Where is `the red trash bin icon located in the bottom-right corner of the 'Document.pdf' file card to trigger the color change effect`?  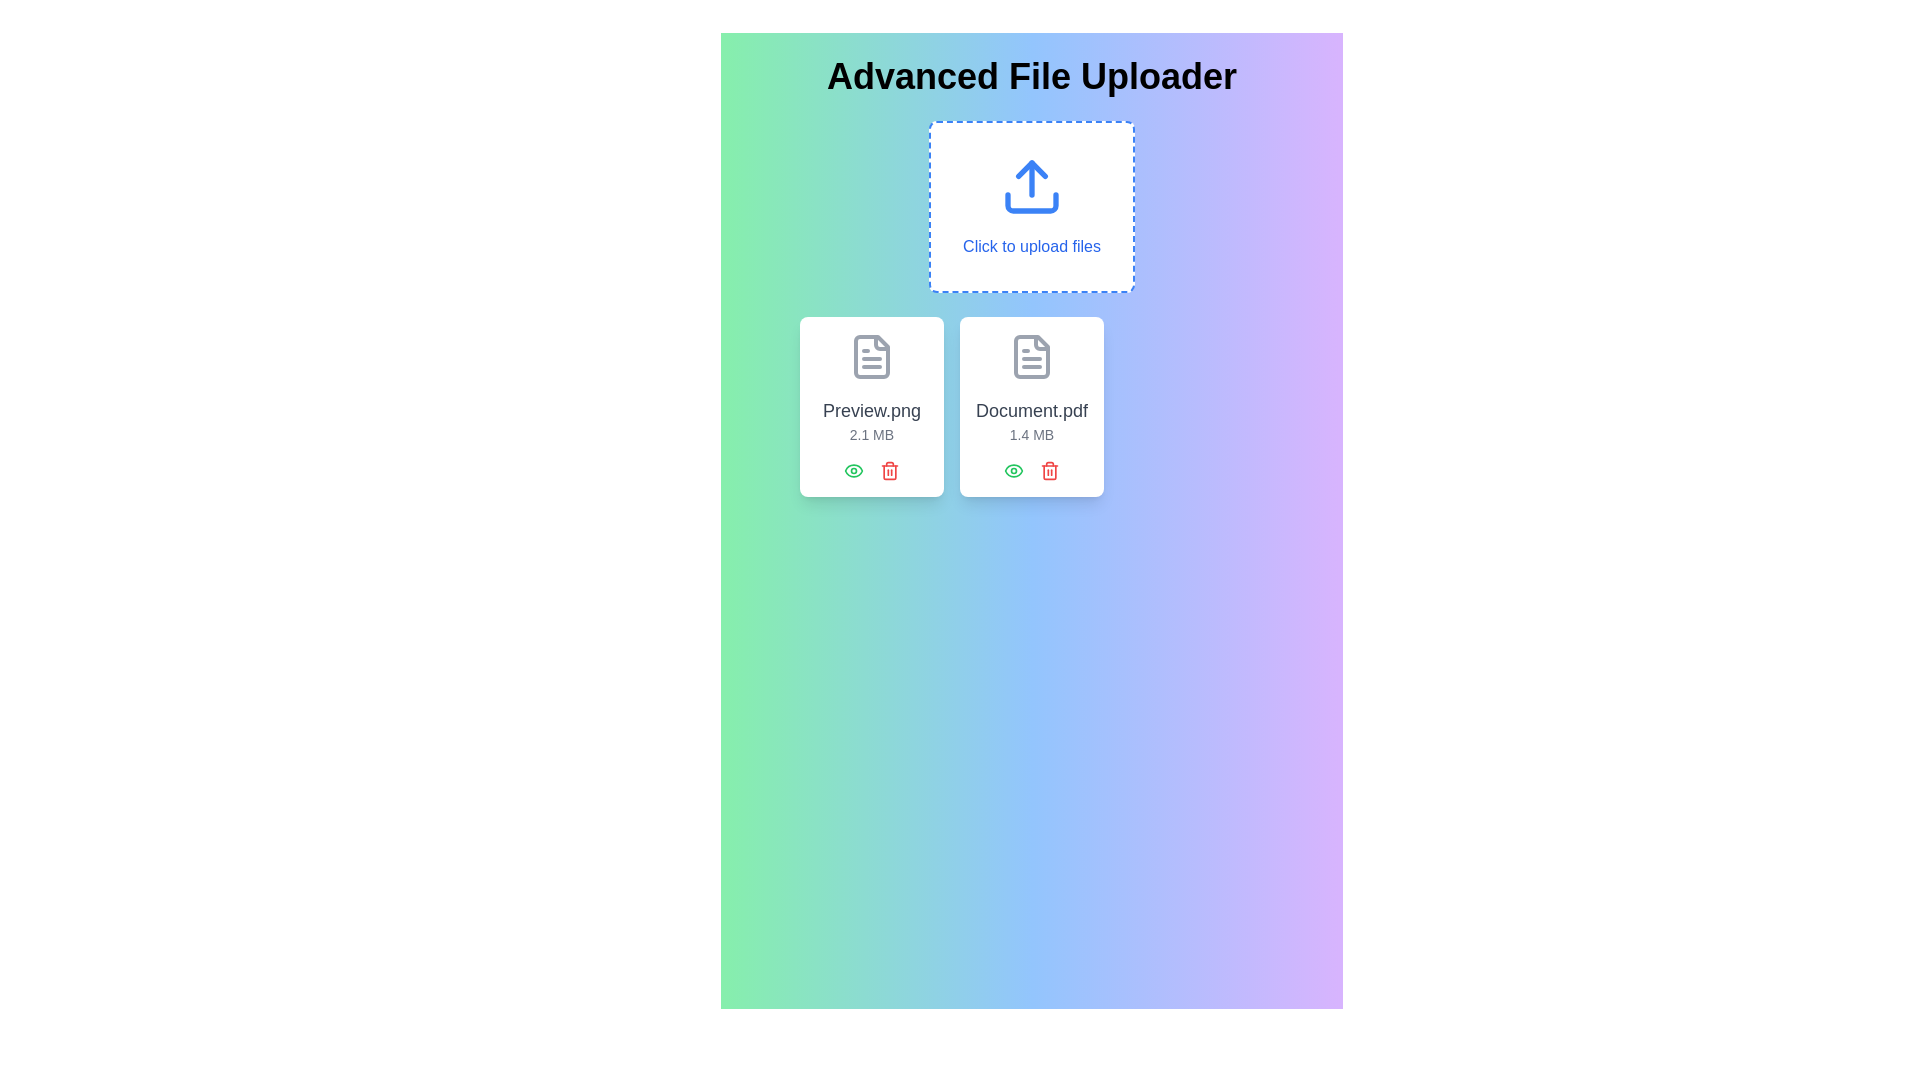 the red trash bin icon located in the bottom-right corner of the 'Document.pdf' file card to trigger the color change effect is located at coordinates (1049, 470).